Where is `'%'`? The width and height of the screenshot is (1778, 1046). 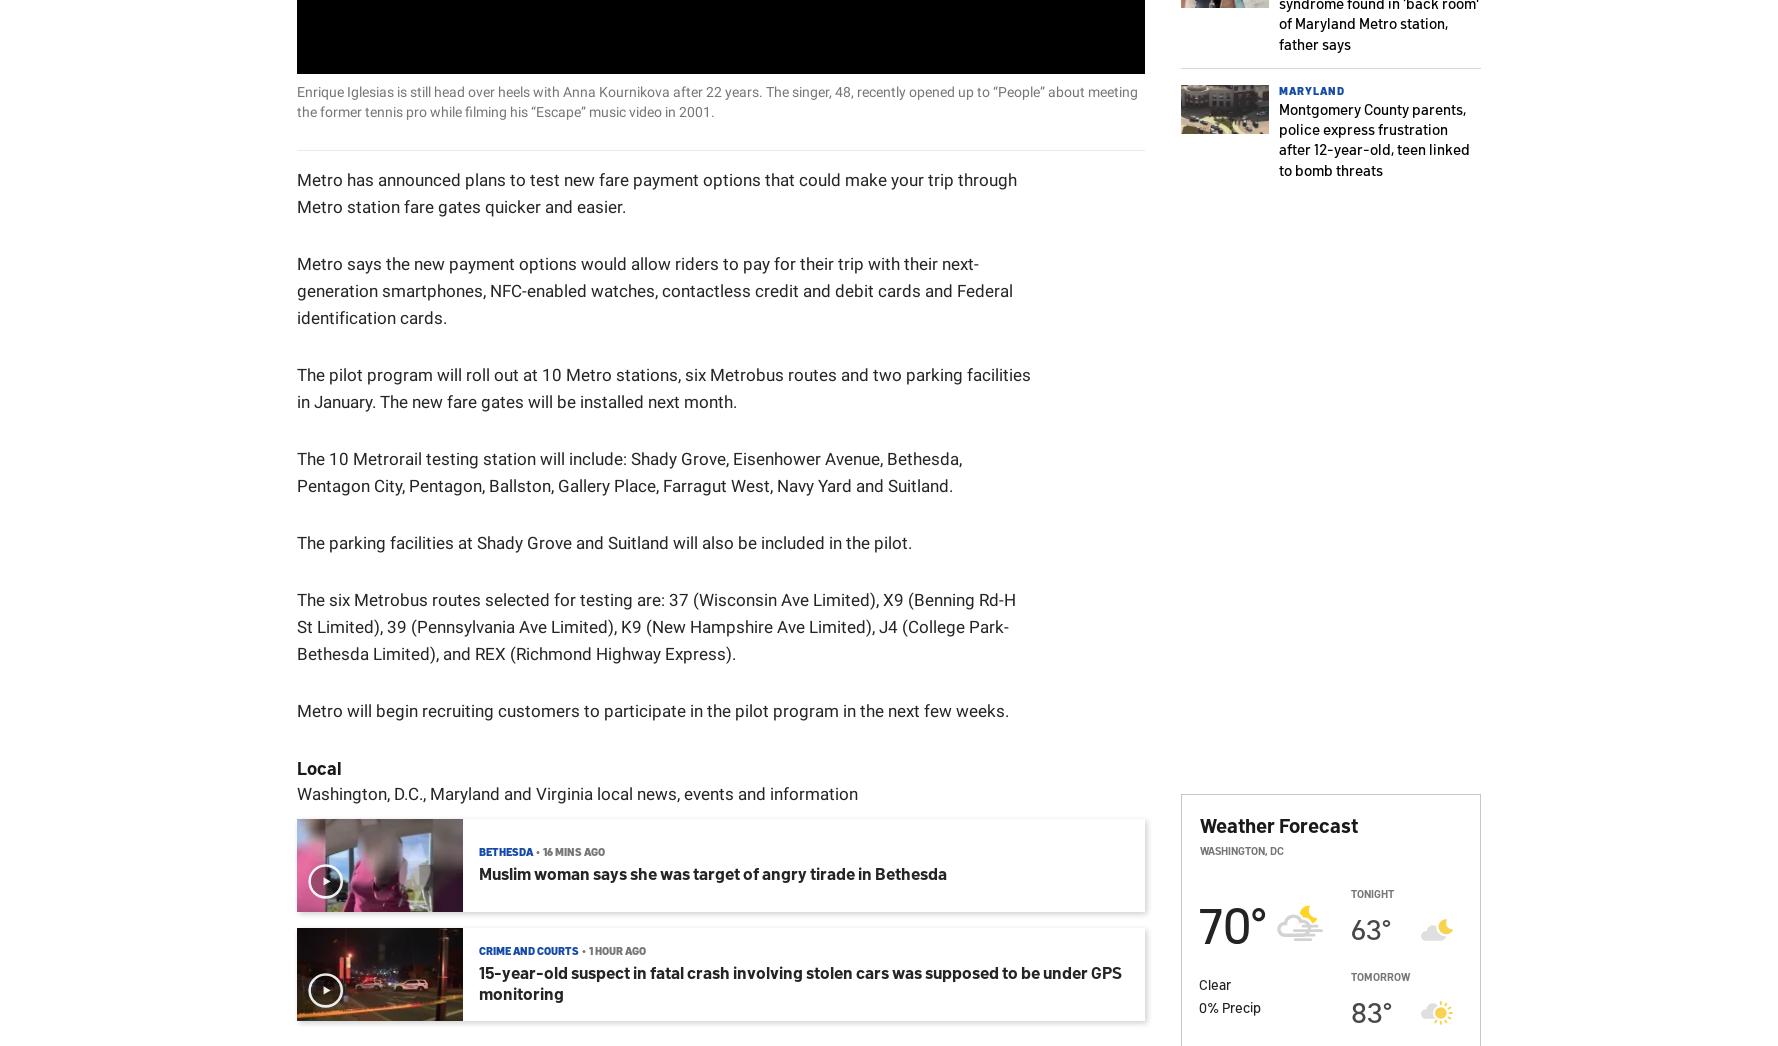
'%' is located at coordinates (1213, 1006).